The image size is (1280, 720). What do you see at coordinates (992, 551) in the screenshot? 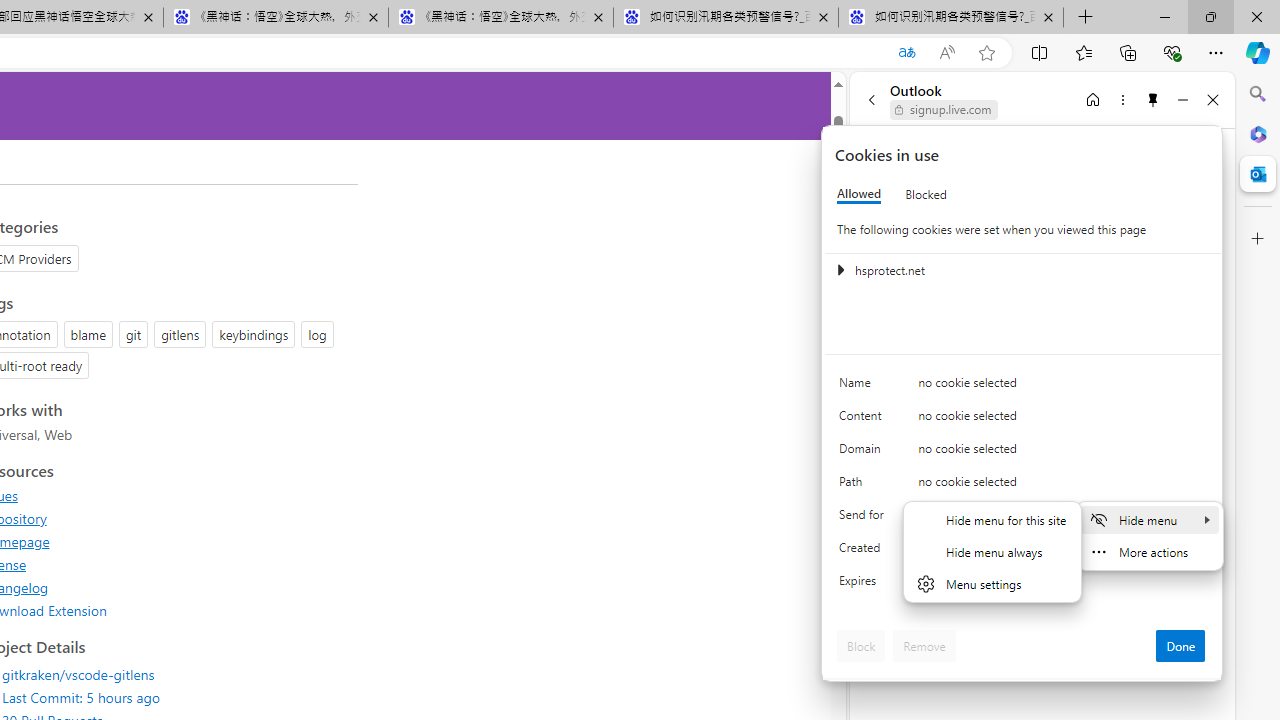
I see `'Hide menu always'` at bounding box center [992, 551].